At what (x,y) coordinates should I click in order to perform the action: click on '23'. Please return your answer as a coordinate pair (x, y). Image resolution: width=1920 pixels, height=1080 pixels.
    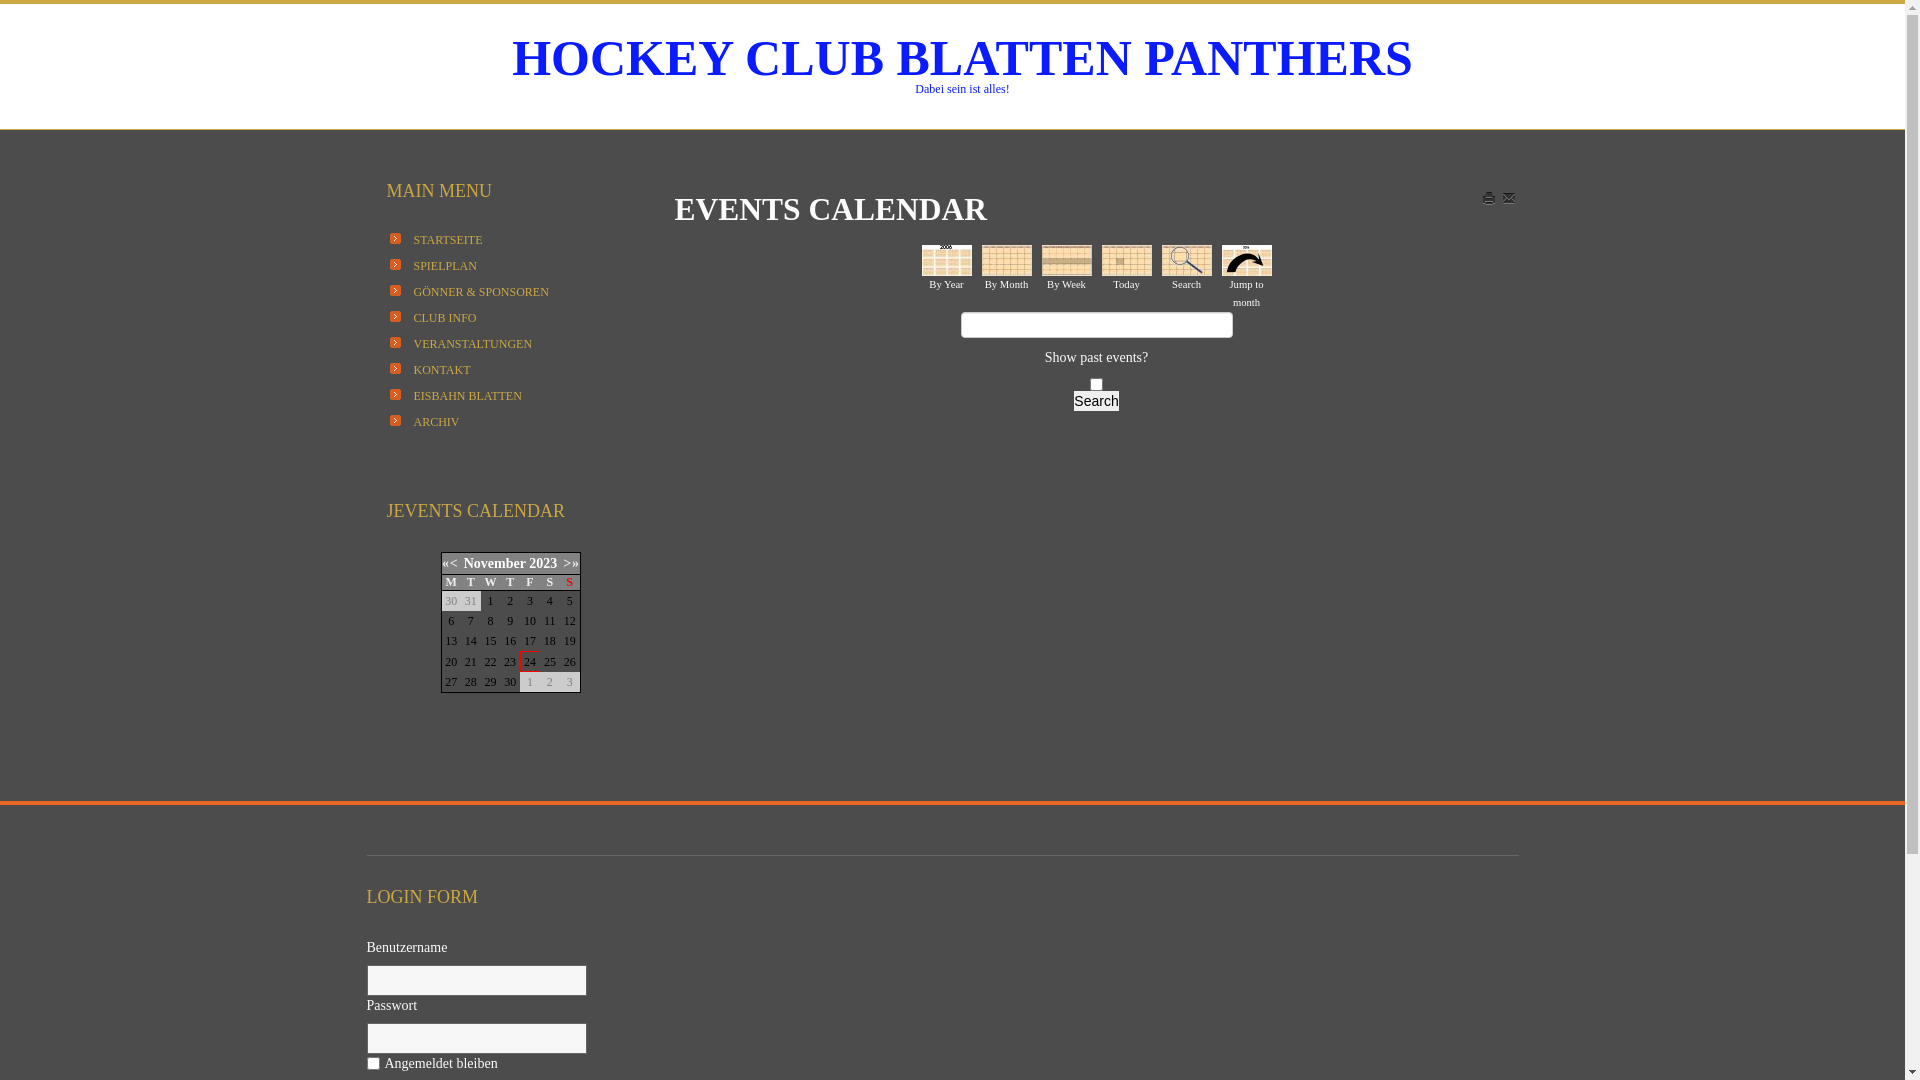
    Looking at the image, I should click on (504, 660).